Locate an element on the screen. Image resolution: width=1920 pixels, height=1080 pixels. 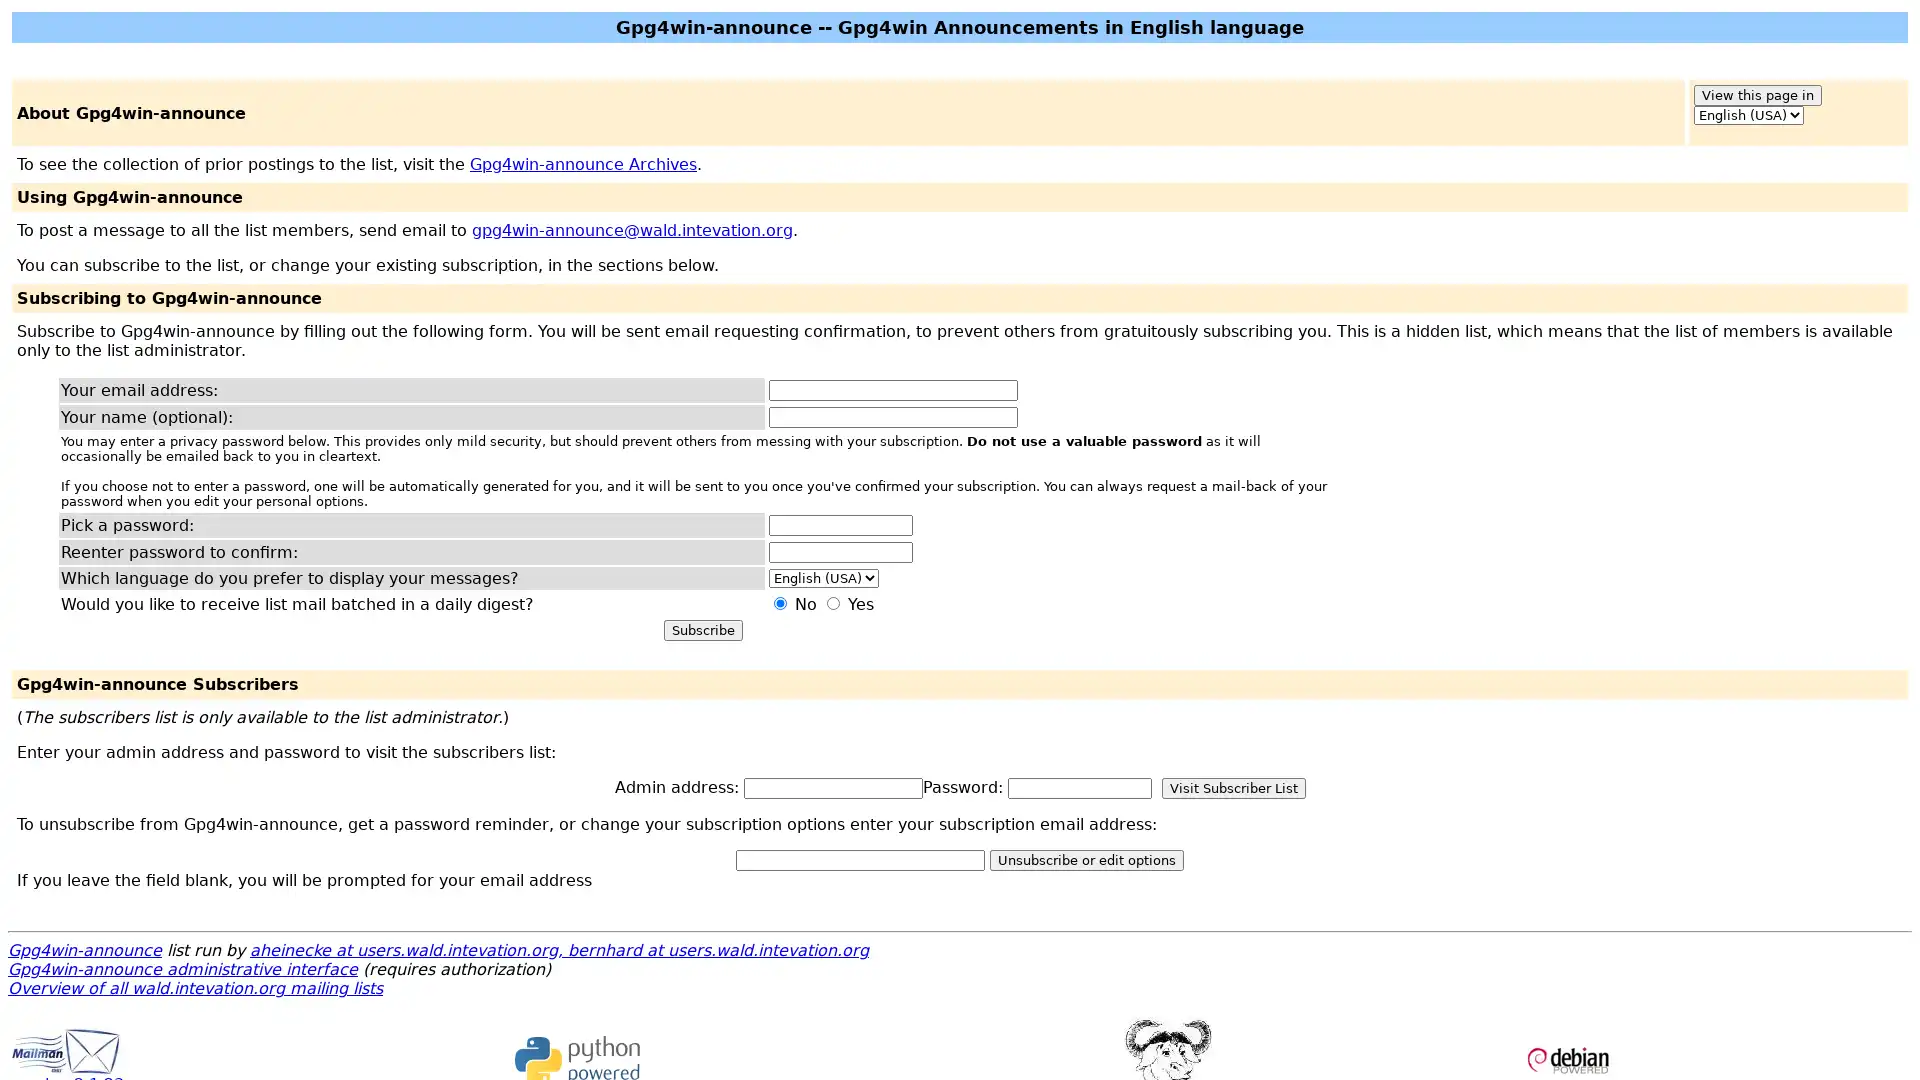
Subscribe is located at coordinates (702, 630).